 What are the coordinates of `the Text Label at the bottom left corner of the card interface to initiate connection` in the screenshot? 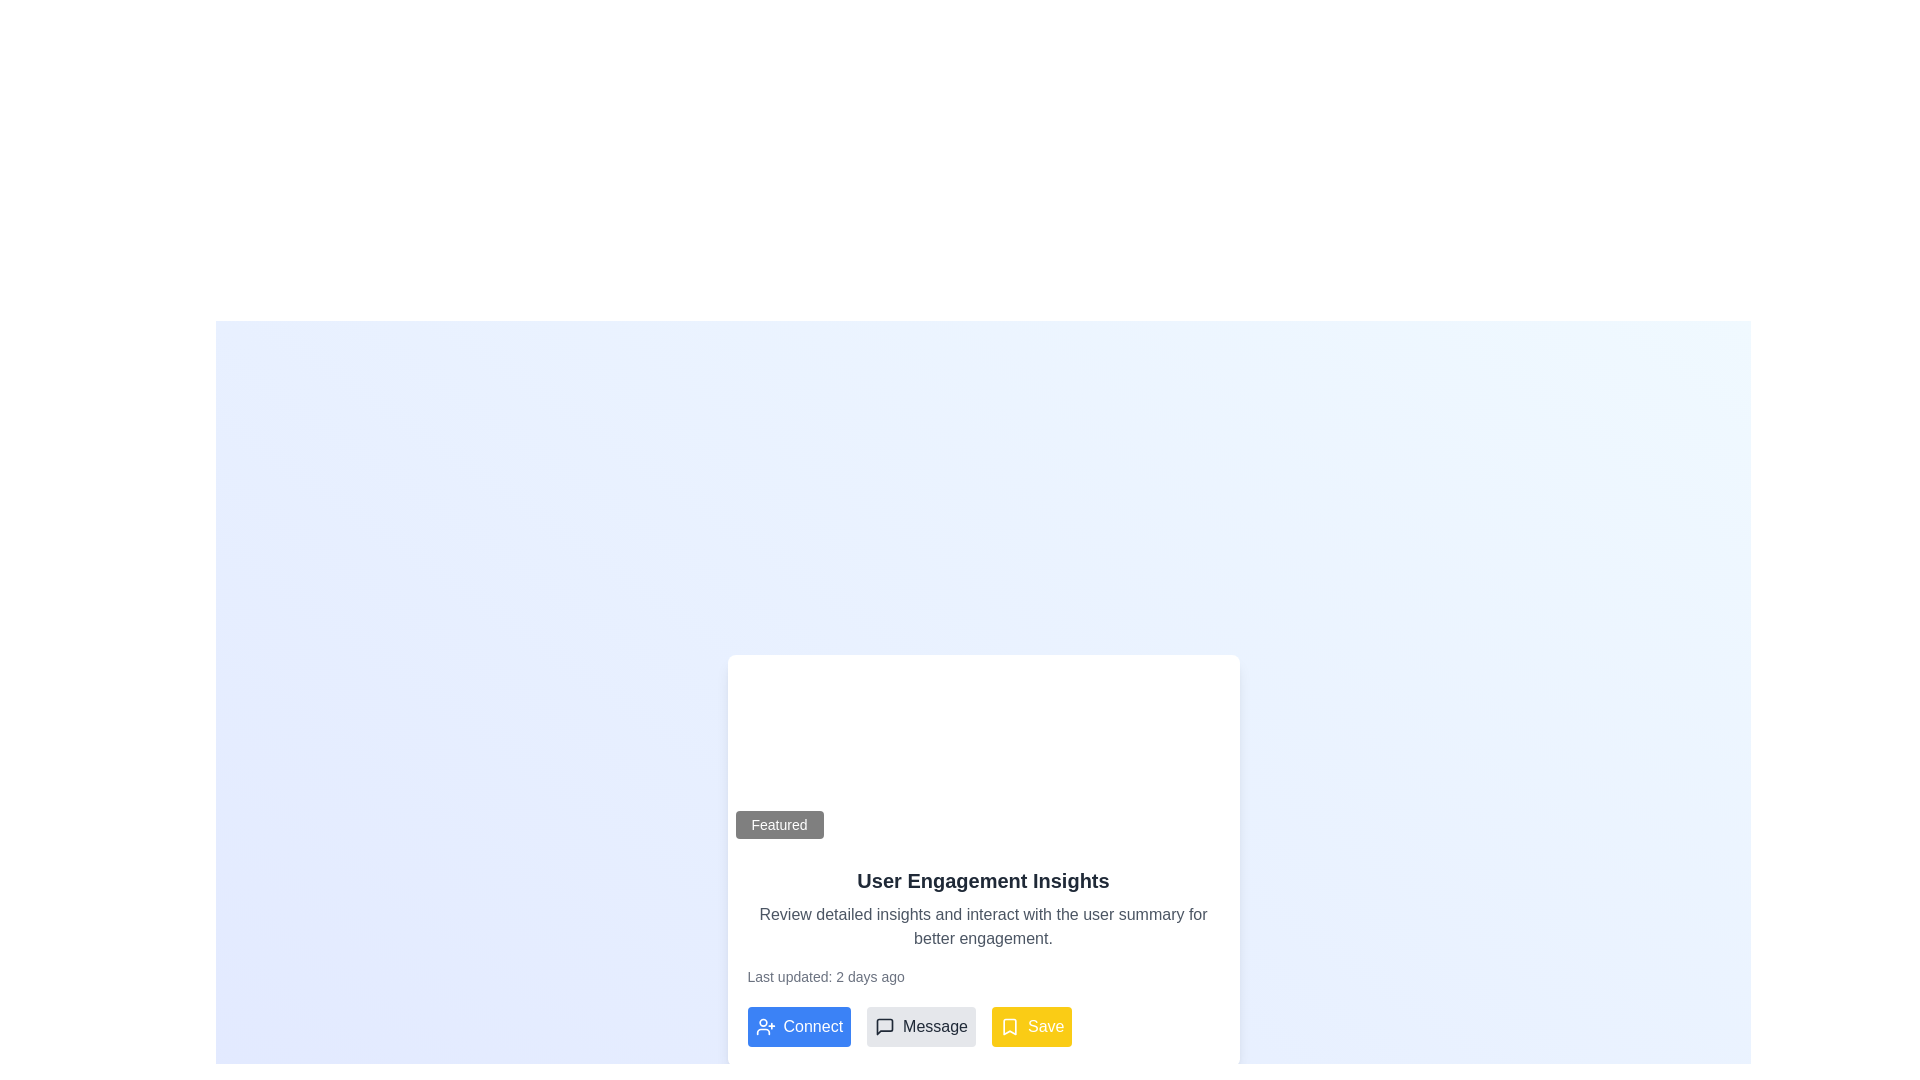 It's located at (813, 1026).